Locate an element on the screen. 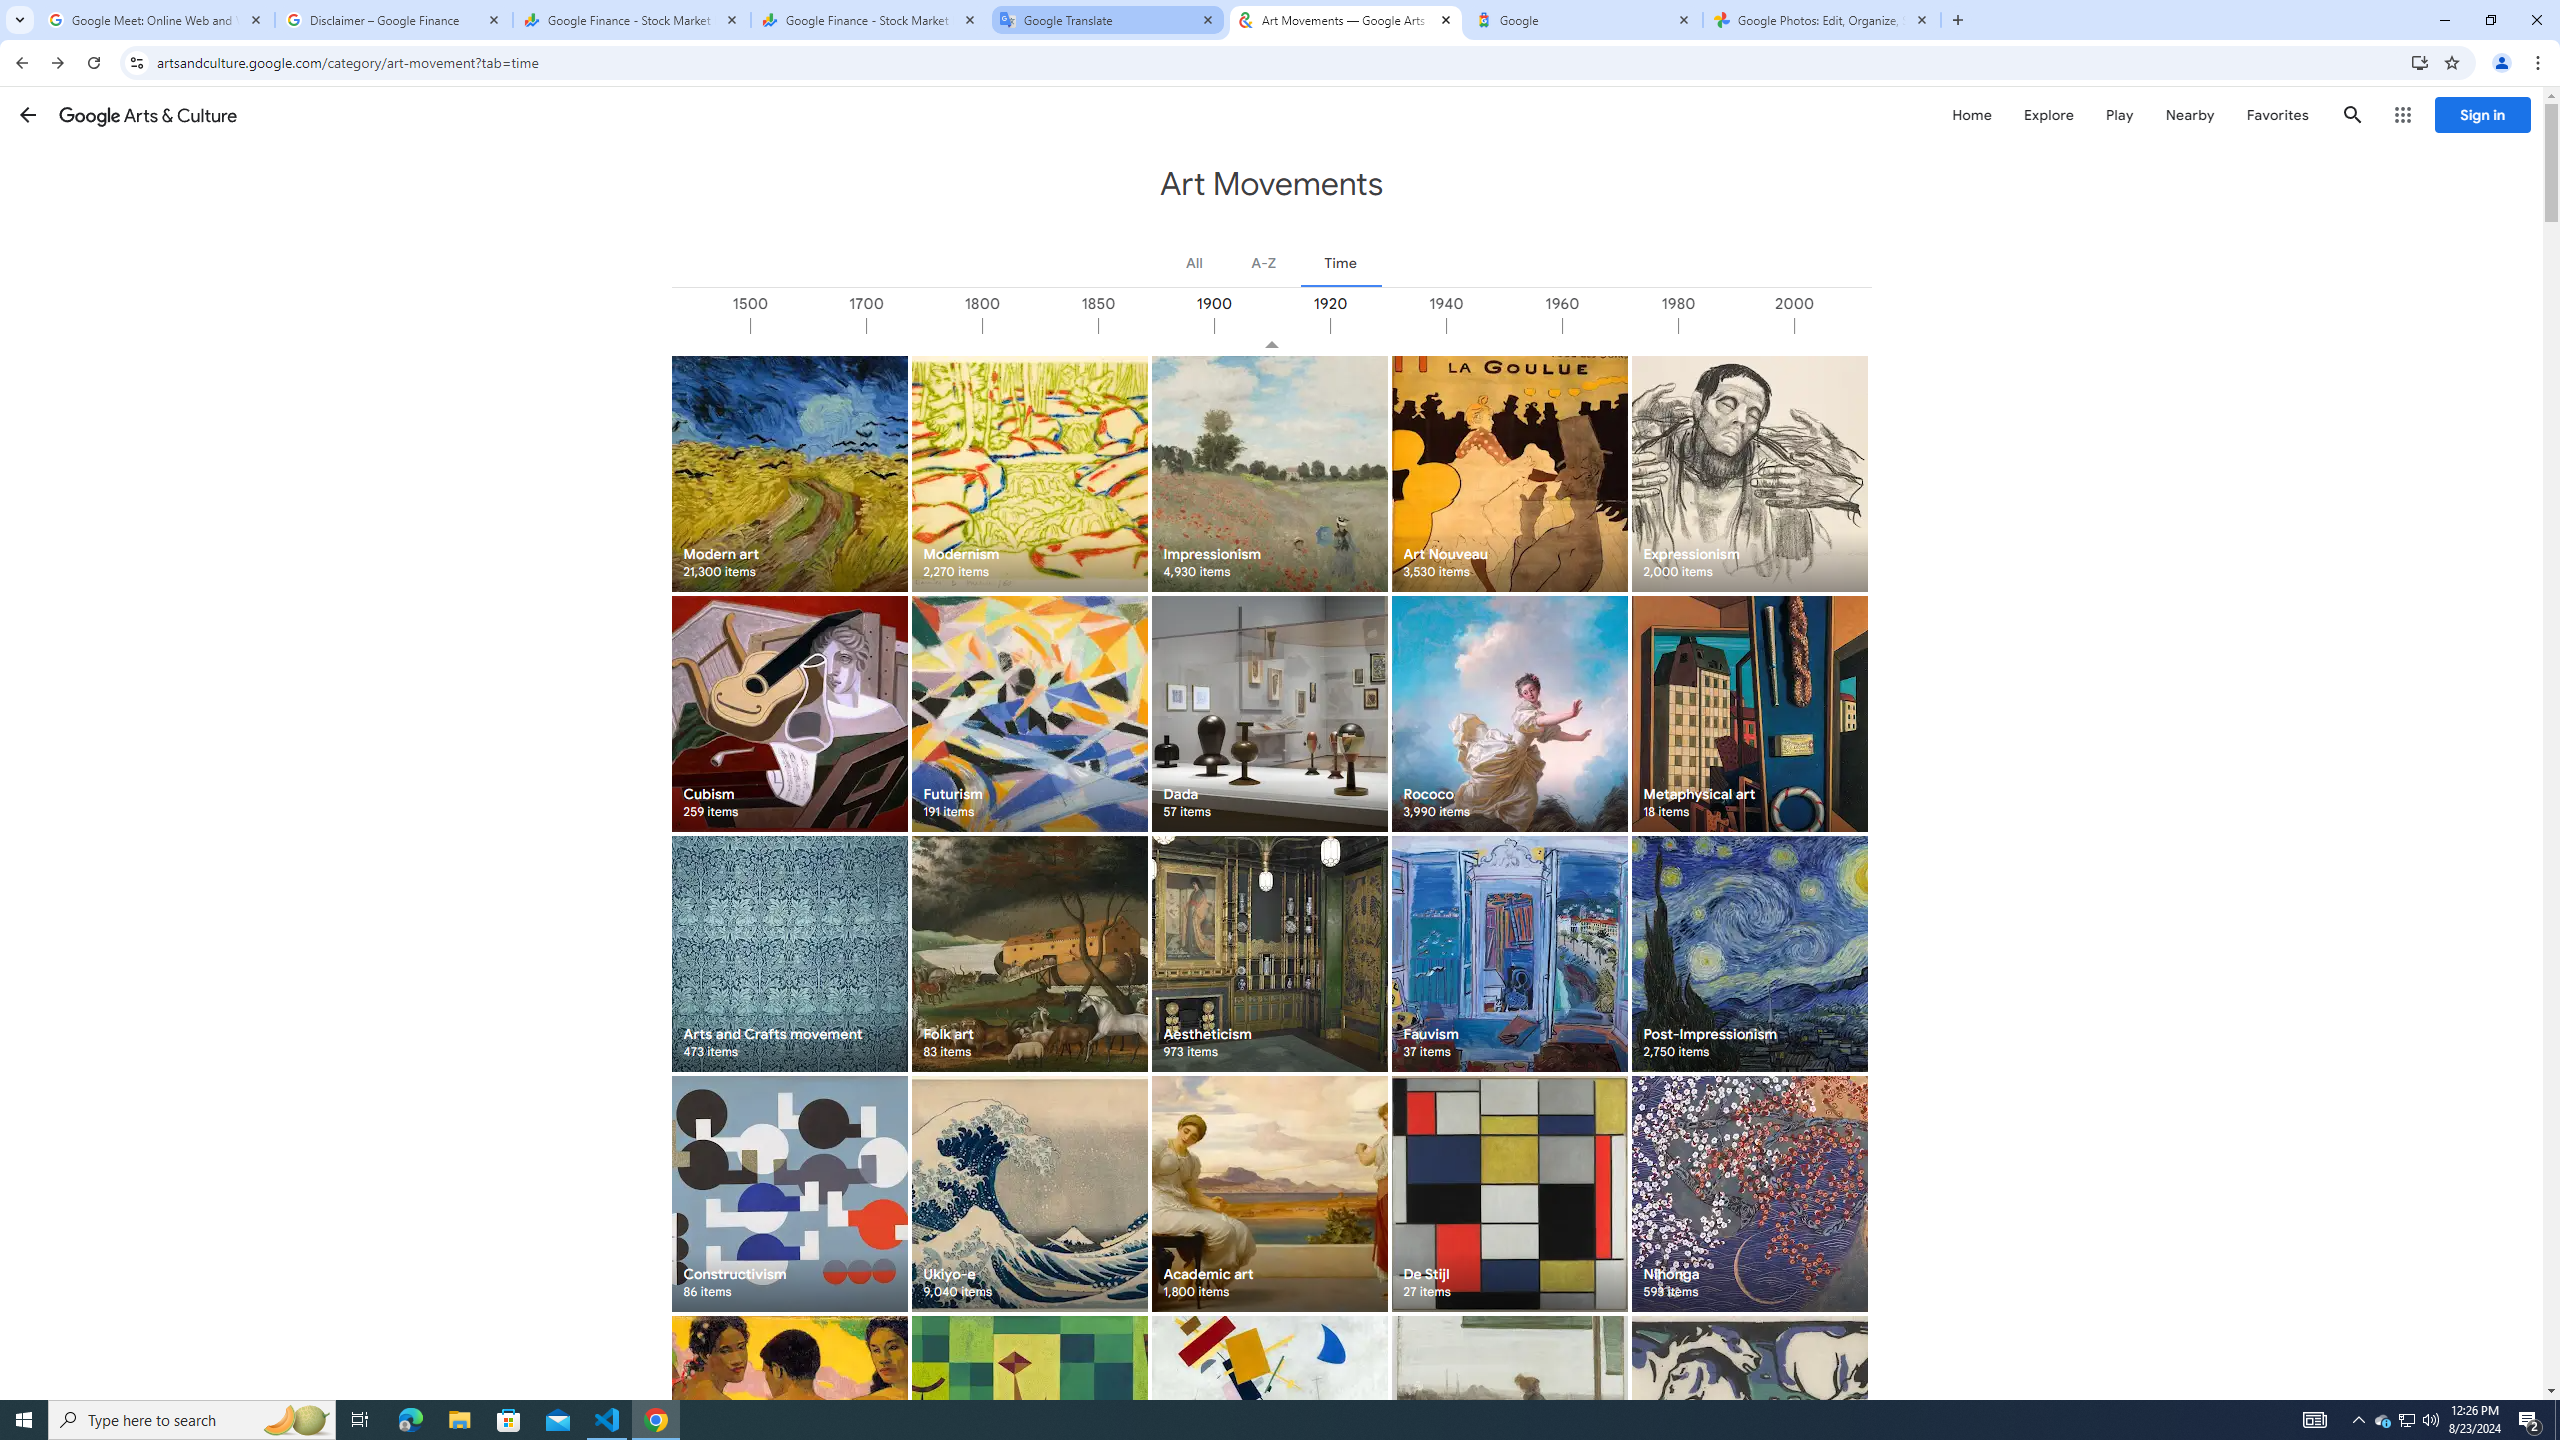  '1980' is located at coordinates (1734, 325).